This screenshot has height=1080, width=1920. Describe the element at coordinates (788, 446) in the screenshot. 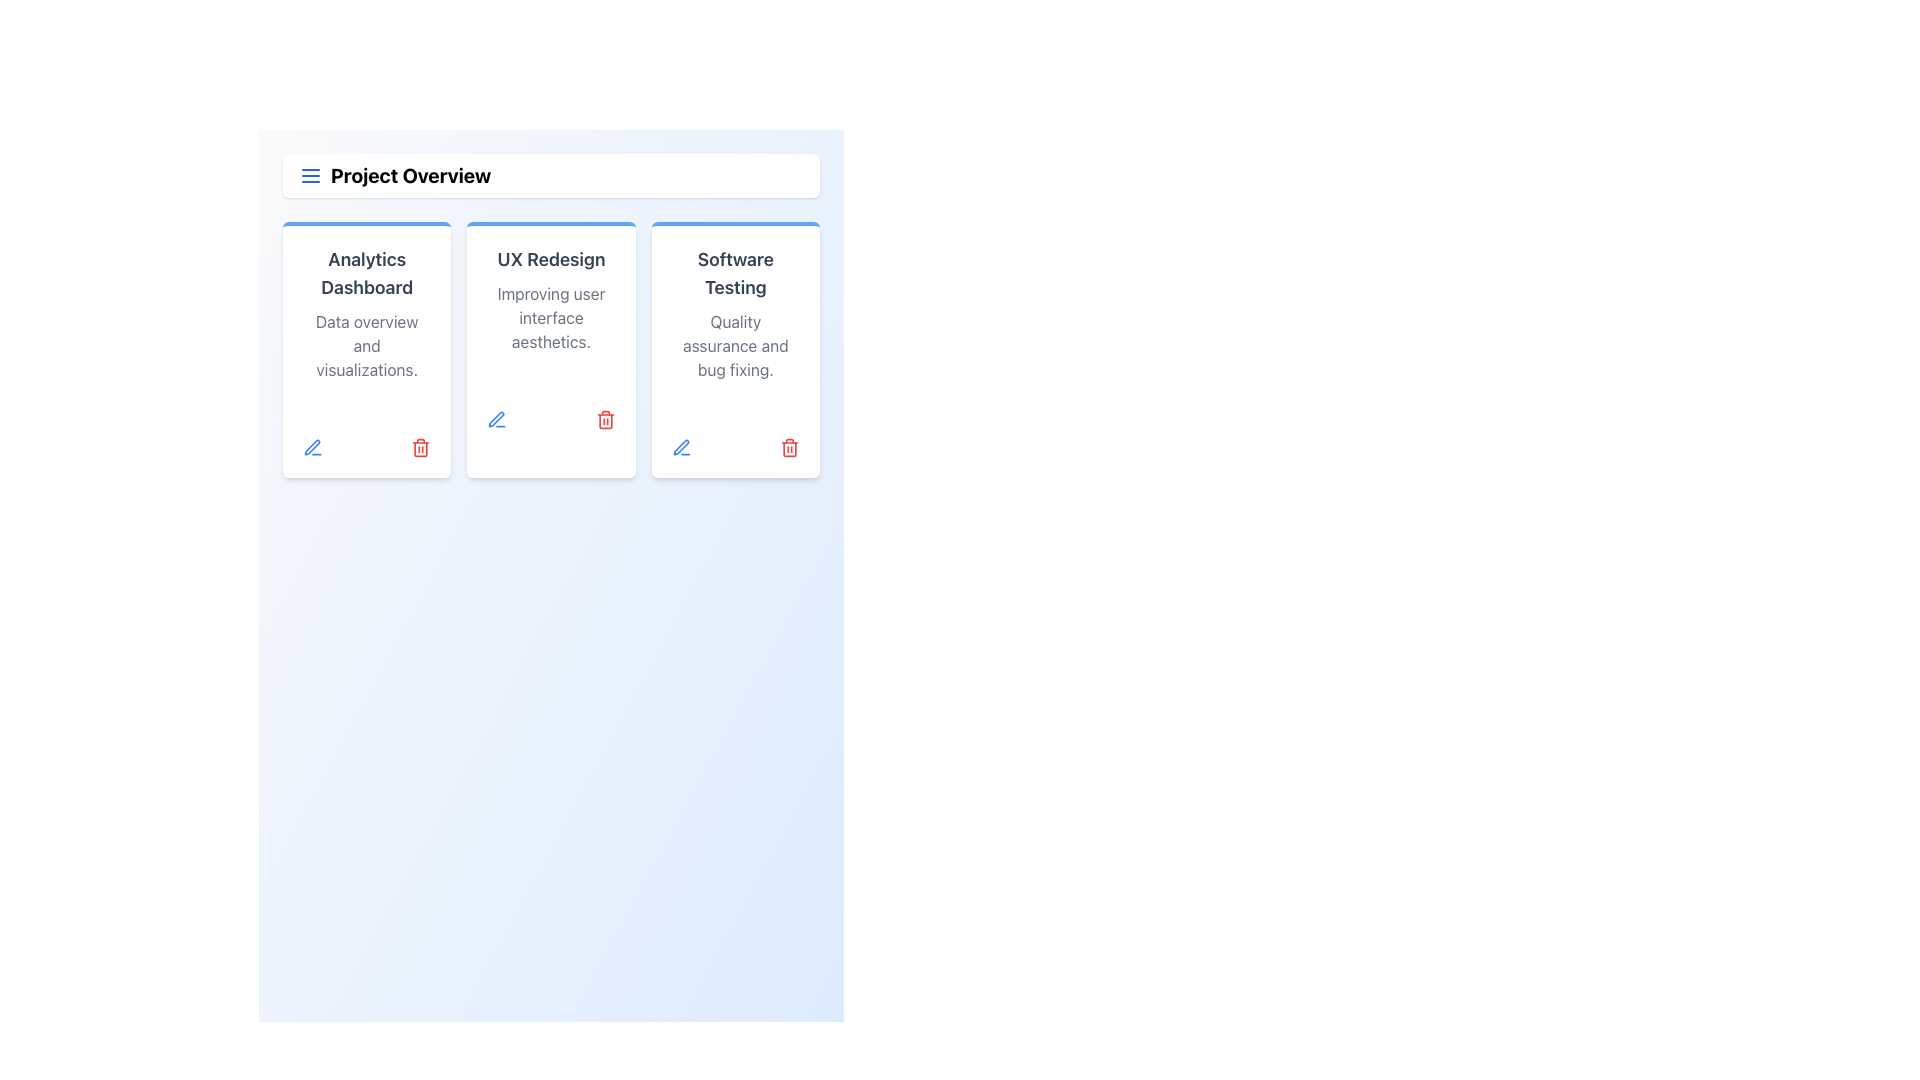

I see `the delete button located at the bottom-right corner of the 'Software Testing' card` at that location.